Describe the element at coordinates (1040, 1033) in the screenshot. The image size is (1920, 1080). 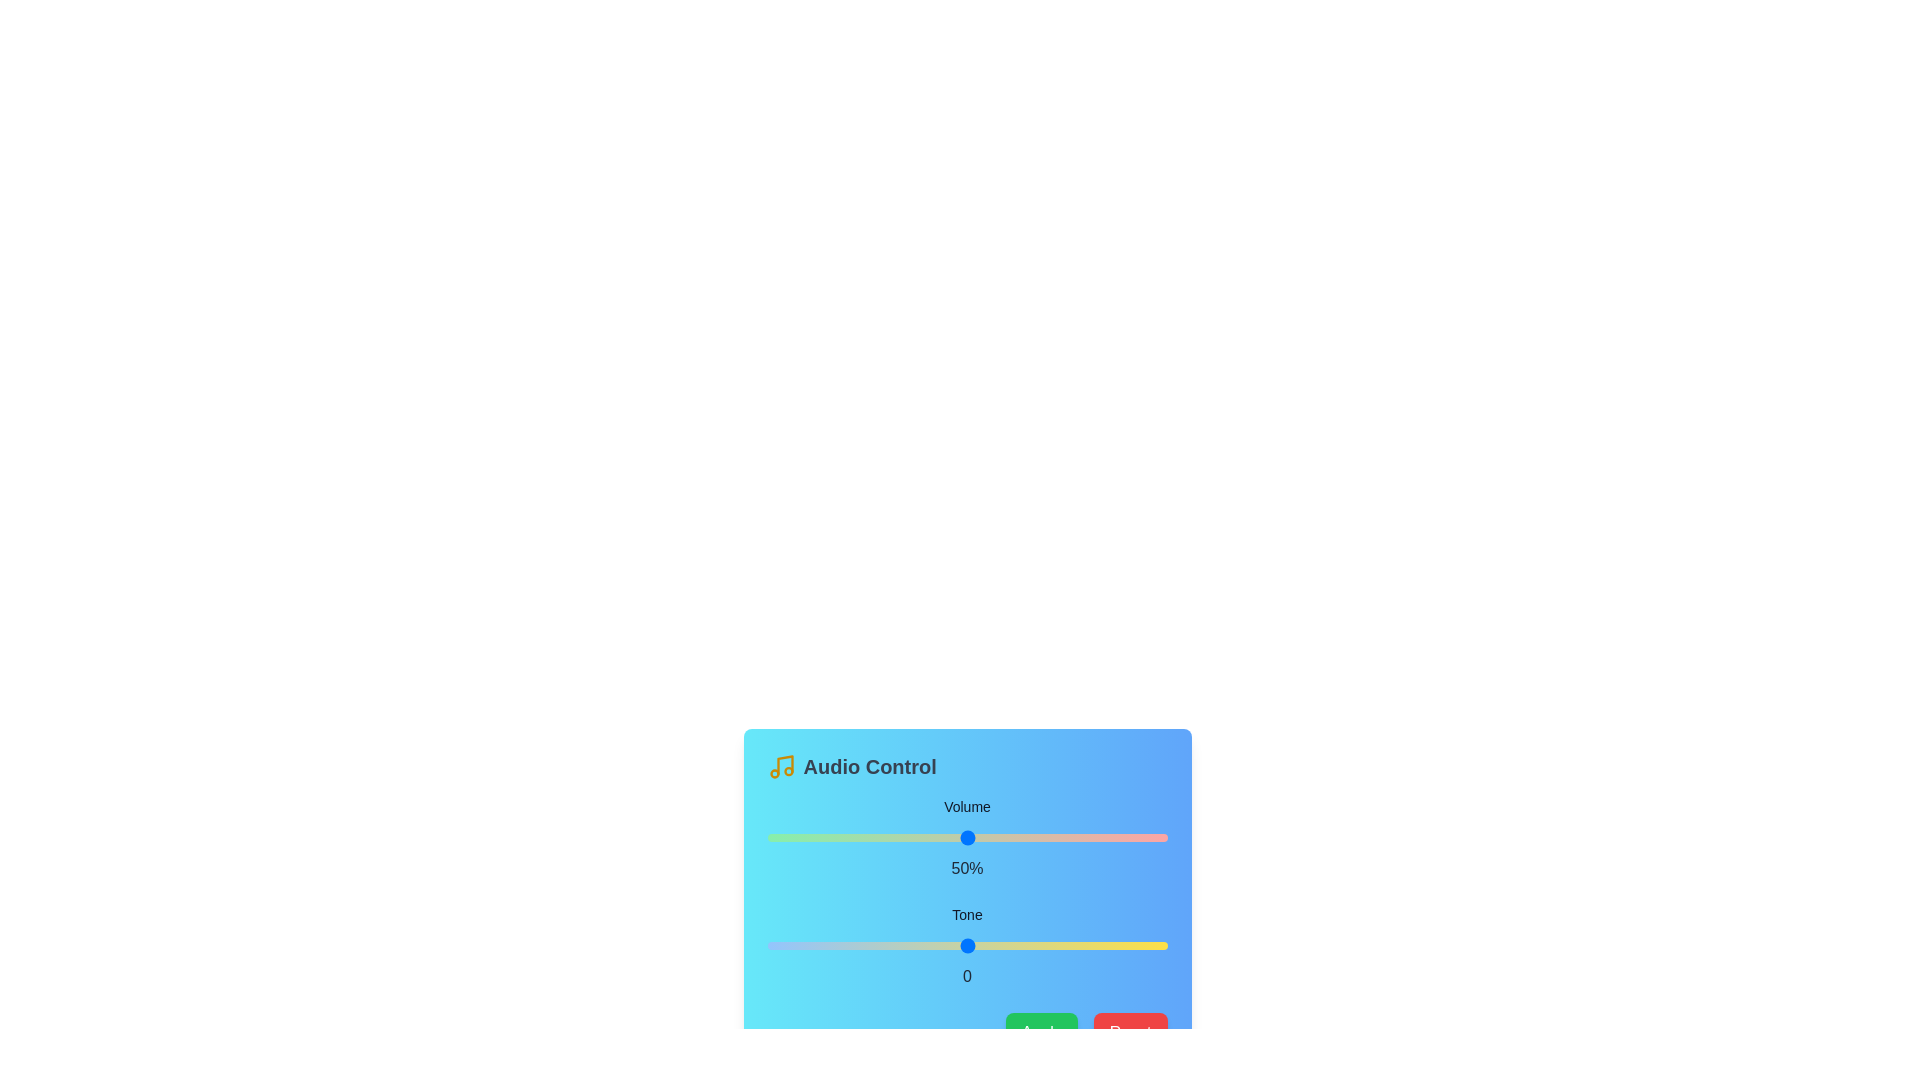
I see `the 'Apply' button to apply the changes` at that location.